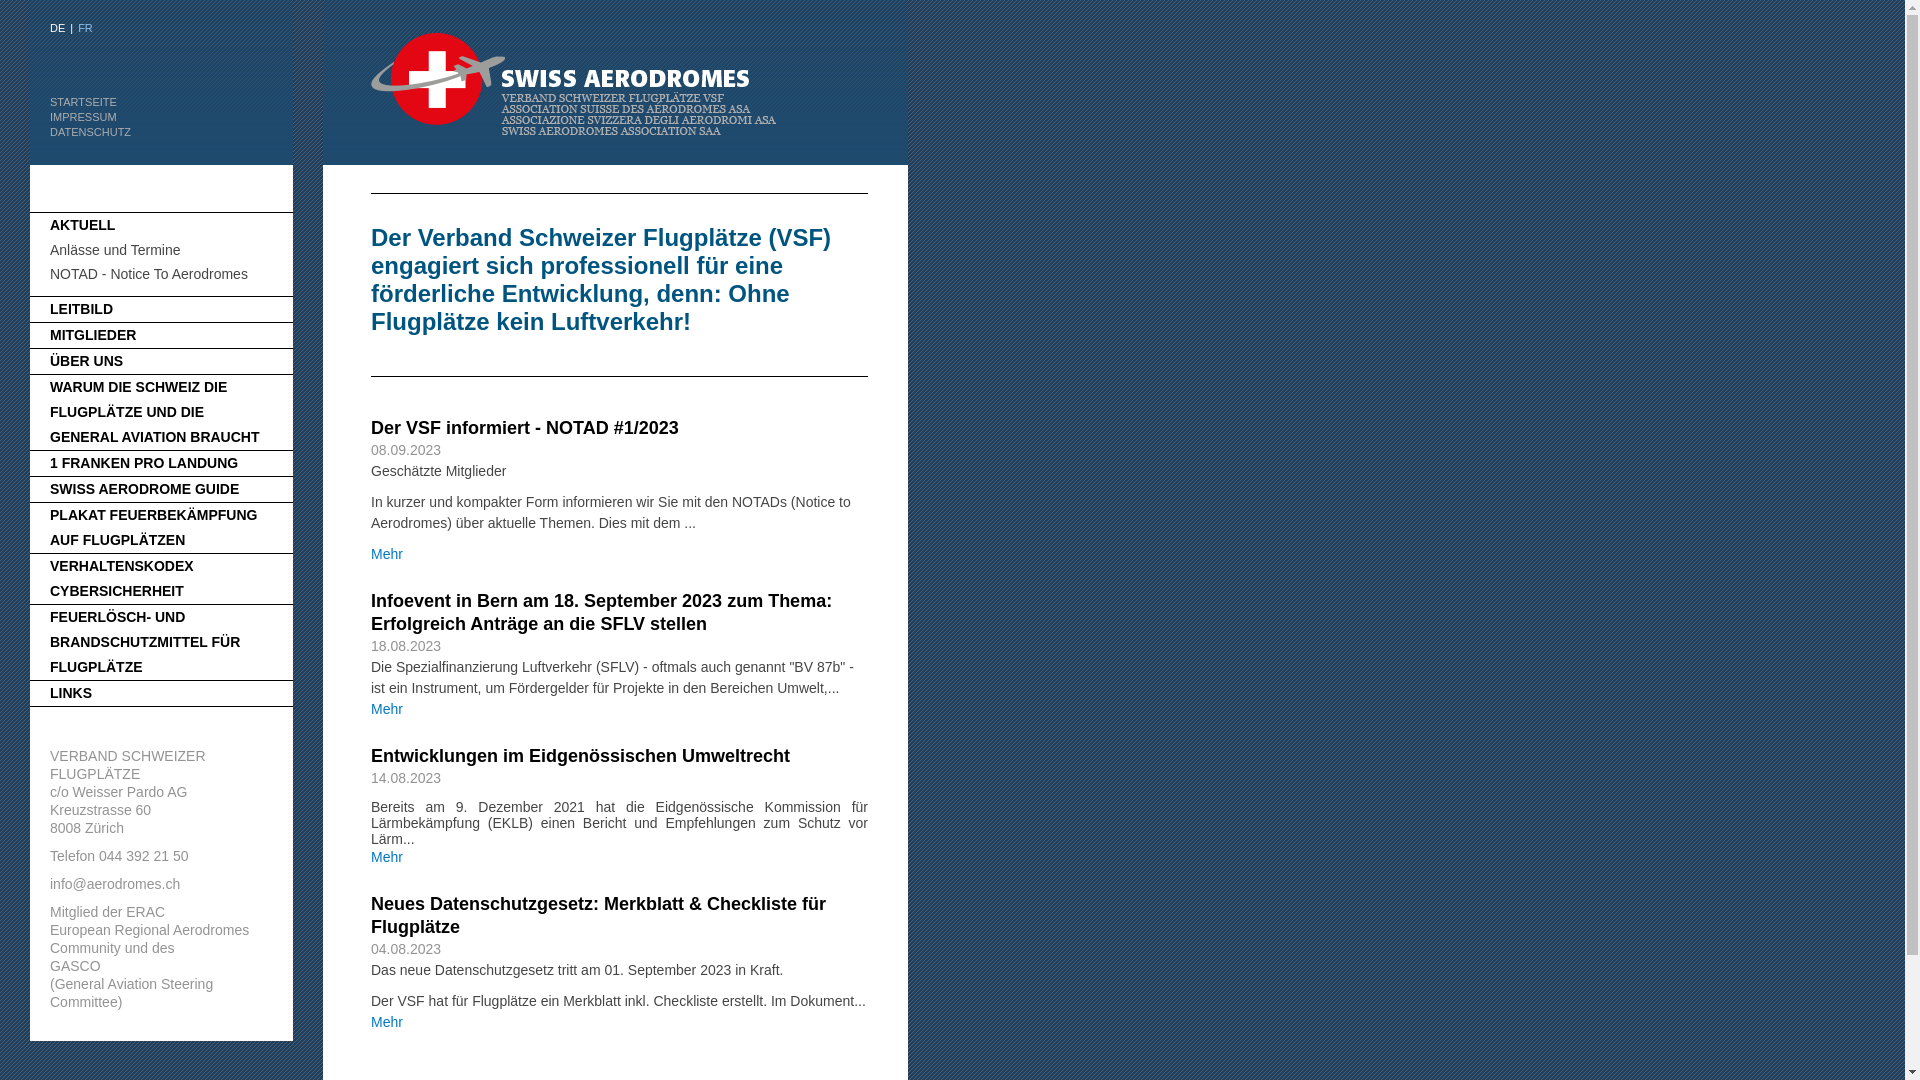 This screenshot has height=1080, width=1920. I want to click on 'DE', so click(57, 27).